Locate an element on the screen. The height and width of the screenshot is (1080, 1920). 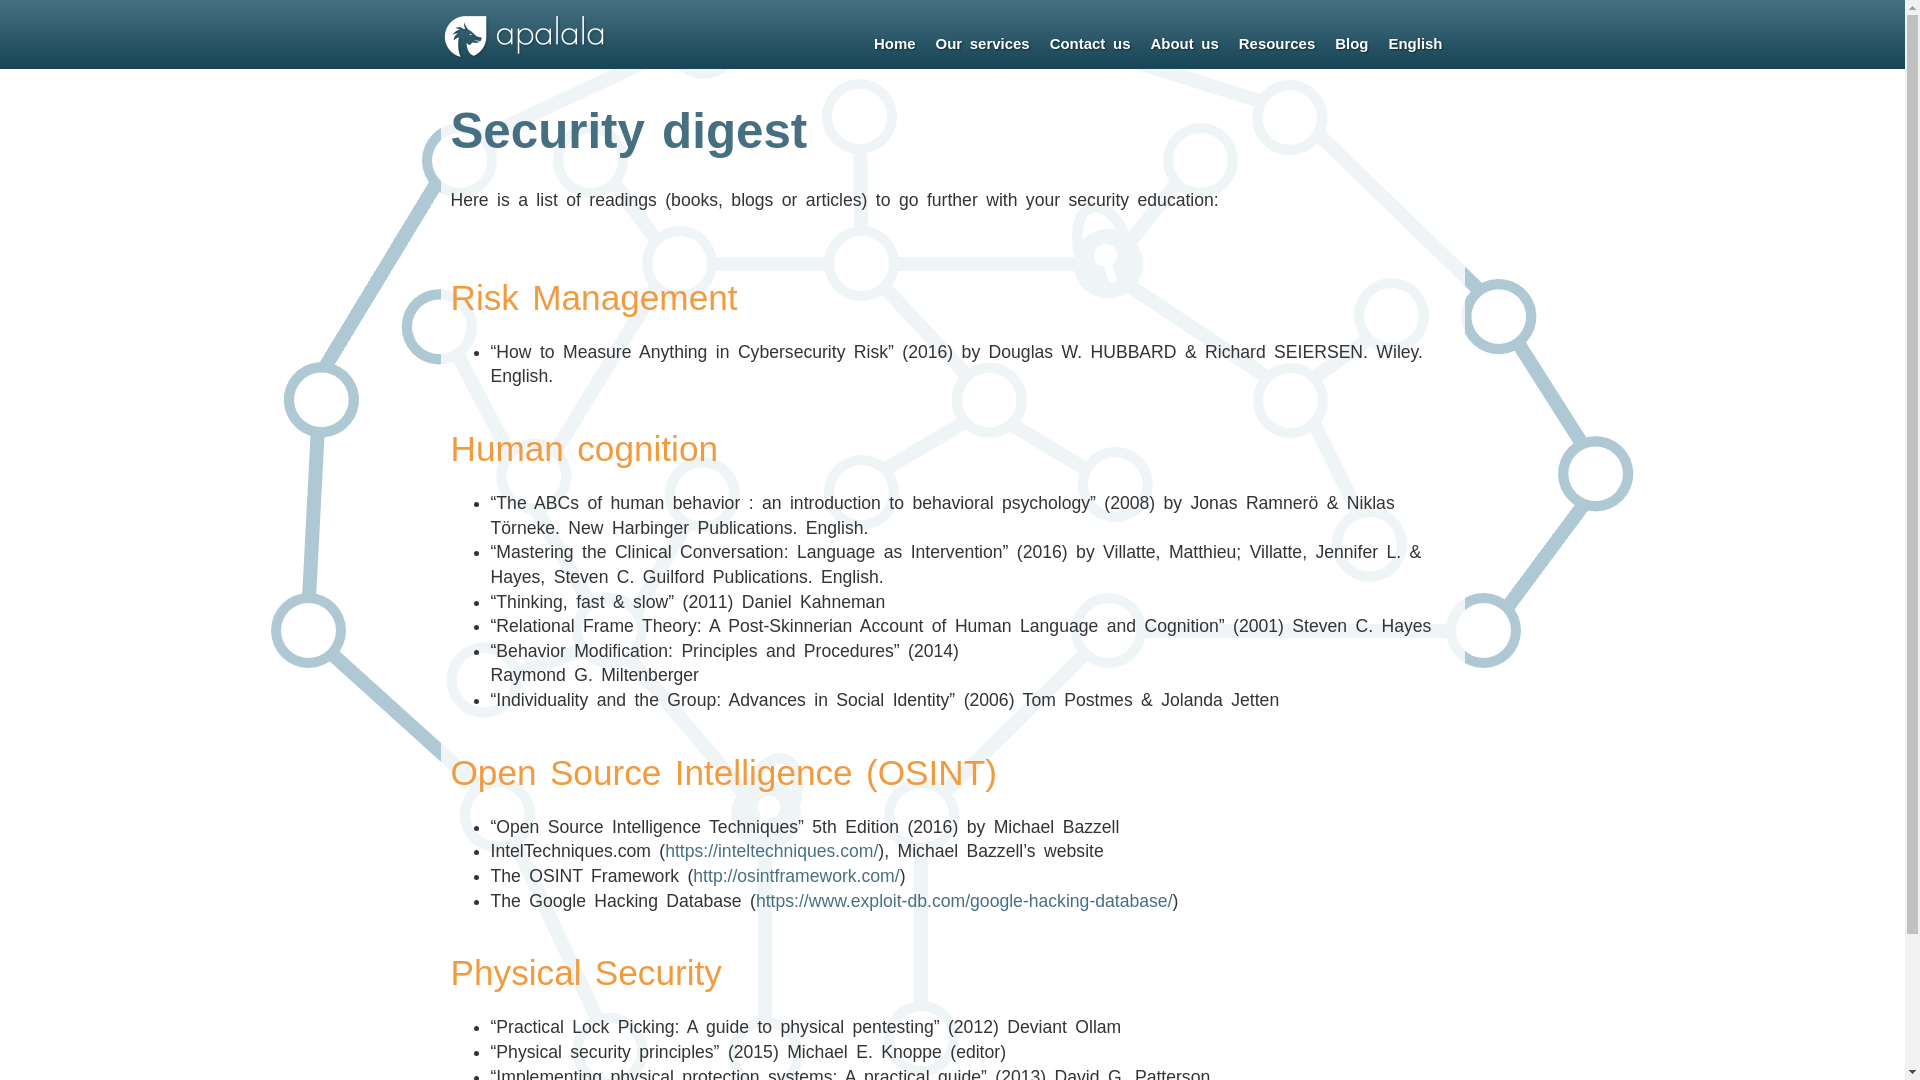
'Apalala srl' is located at coordinates (523, 53).